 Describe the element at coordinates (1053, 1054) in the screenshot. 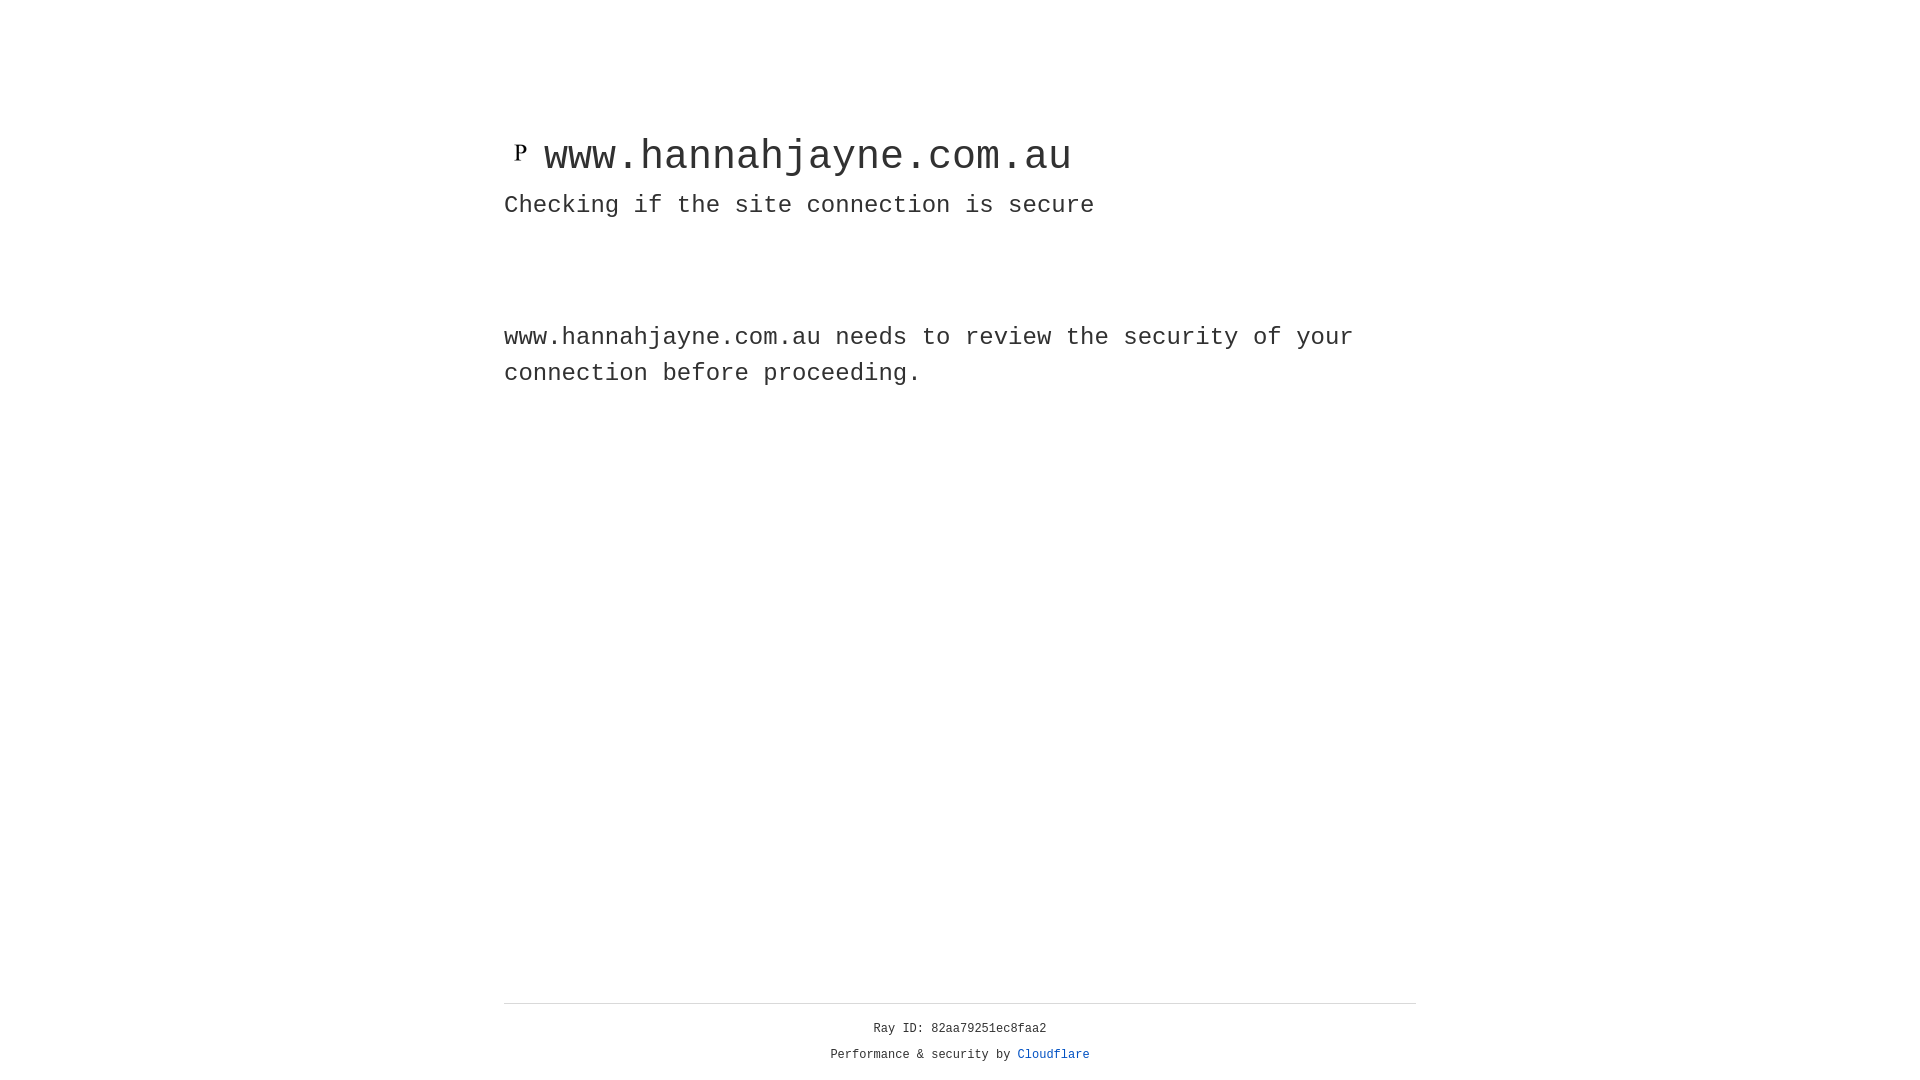

I see `'Cloudflare'` at that location.